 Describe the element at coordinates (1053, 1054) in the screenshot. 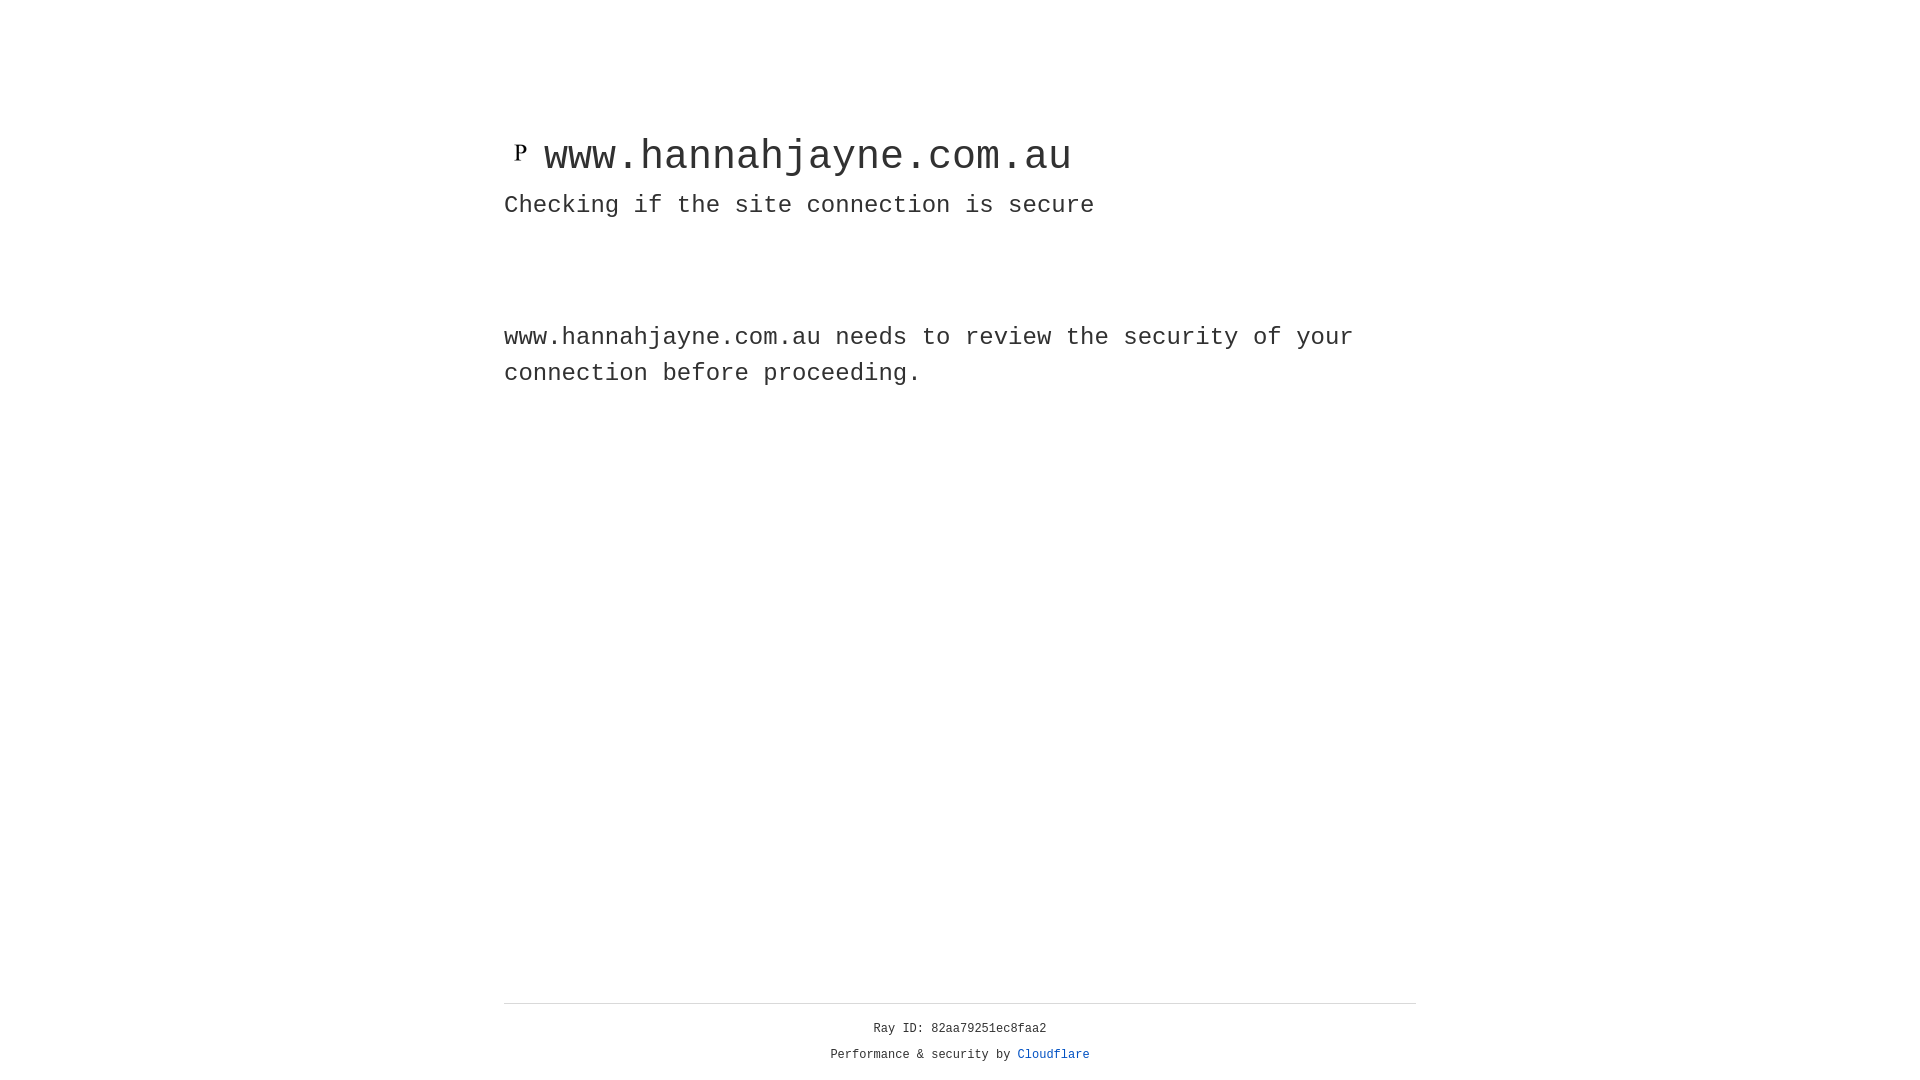

I see `'Cloudflare'` at that location.